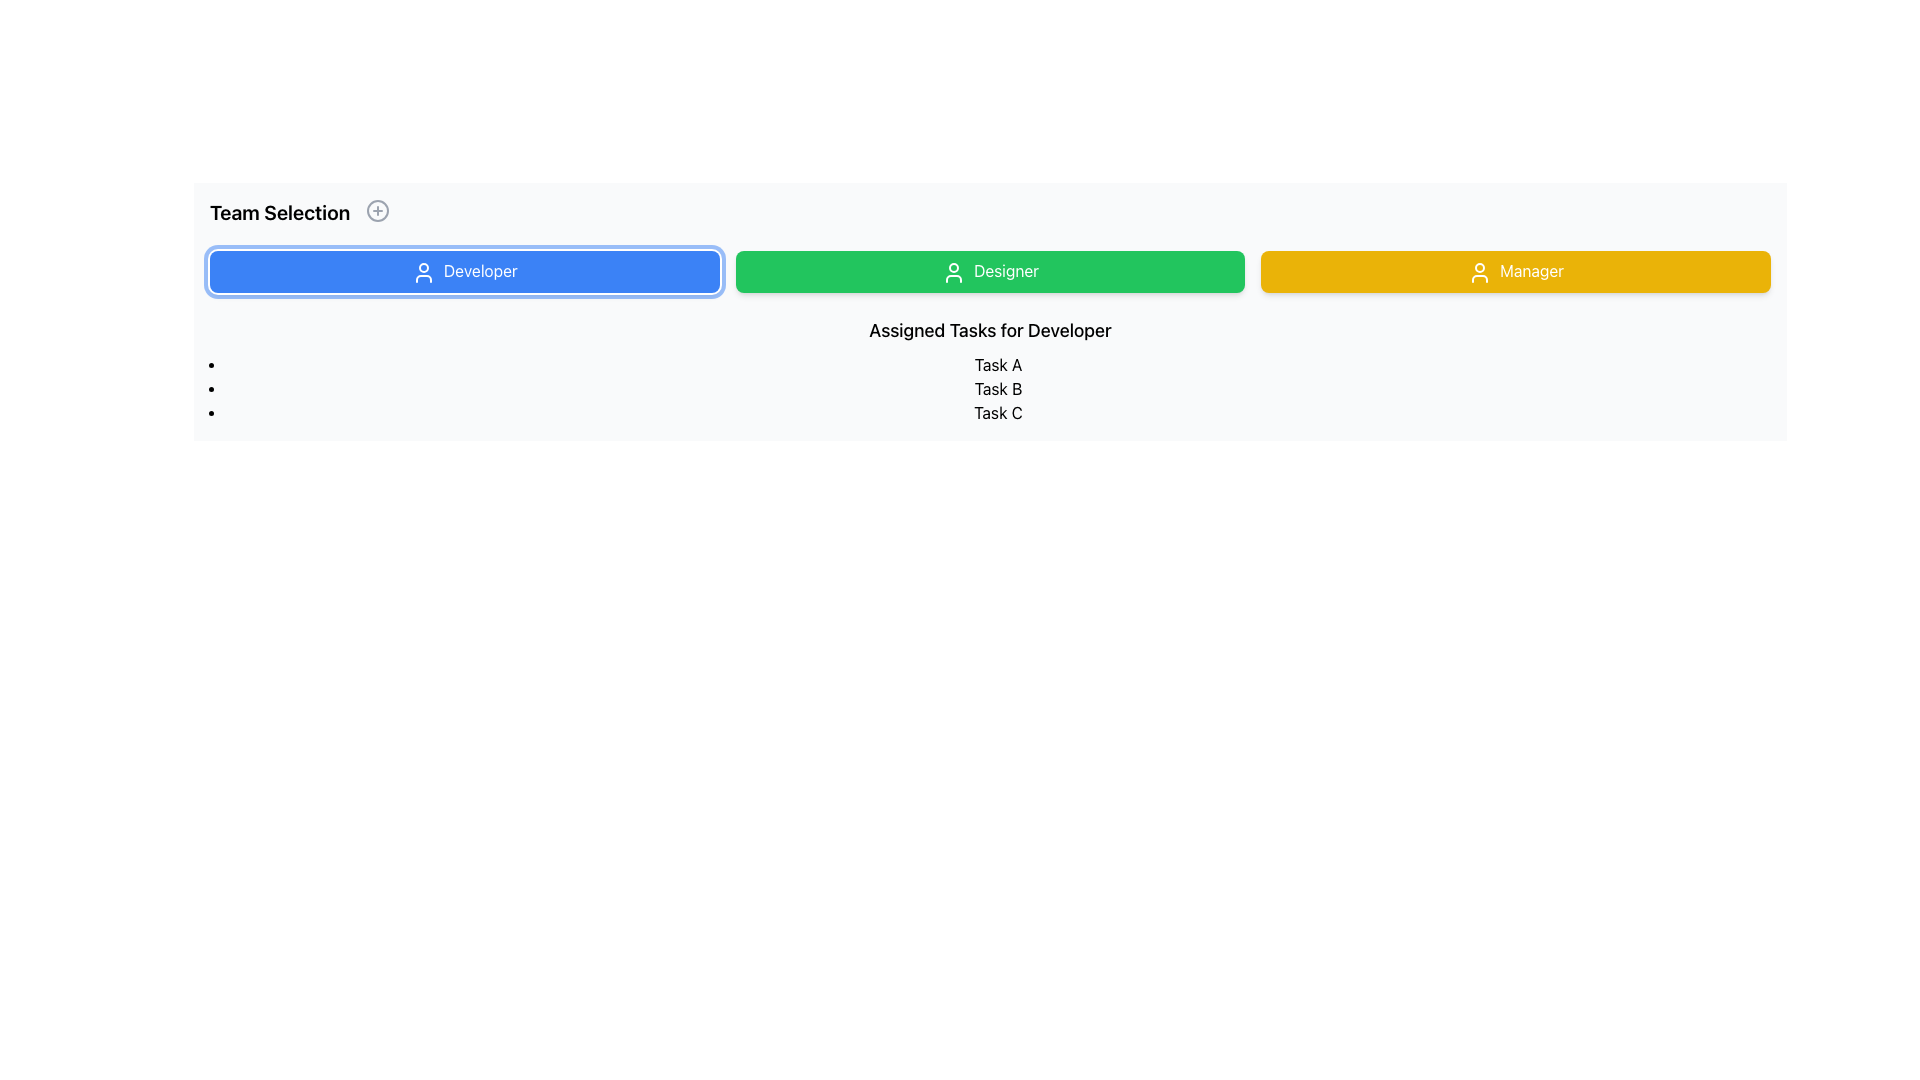  What do you see at coordinates (279, 212) in the screenshot?
I see `text of the section title label located at the top left of the interface` at bounding box center [279, 212].